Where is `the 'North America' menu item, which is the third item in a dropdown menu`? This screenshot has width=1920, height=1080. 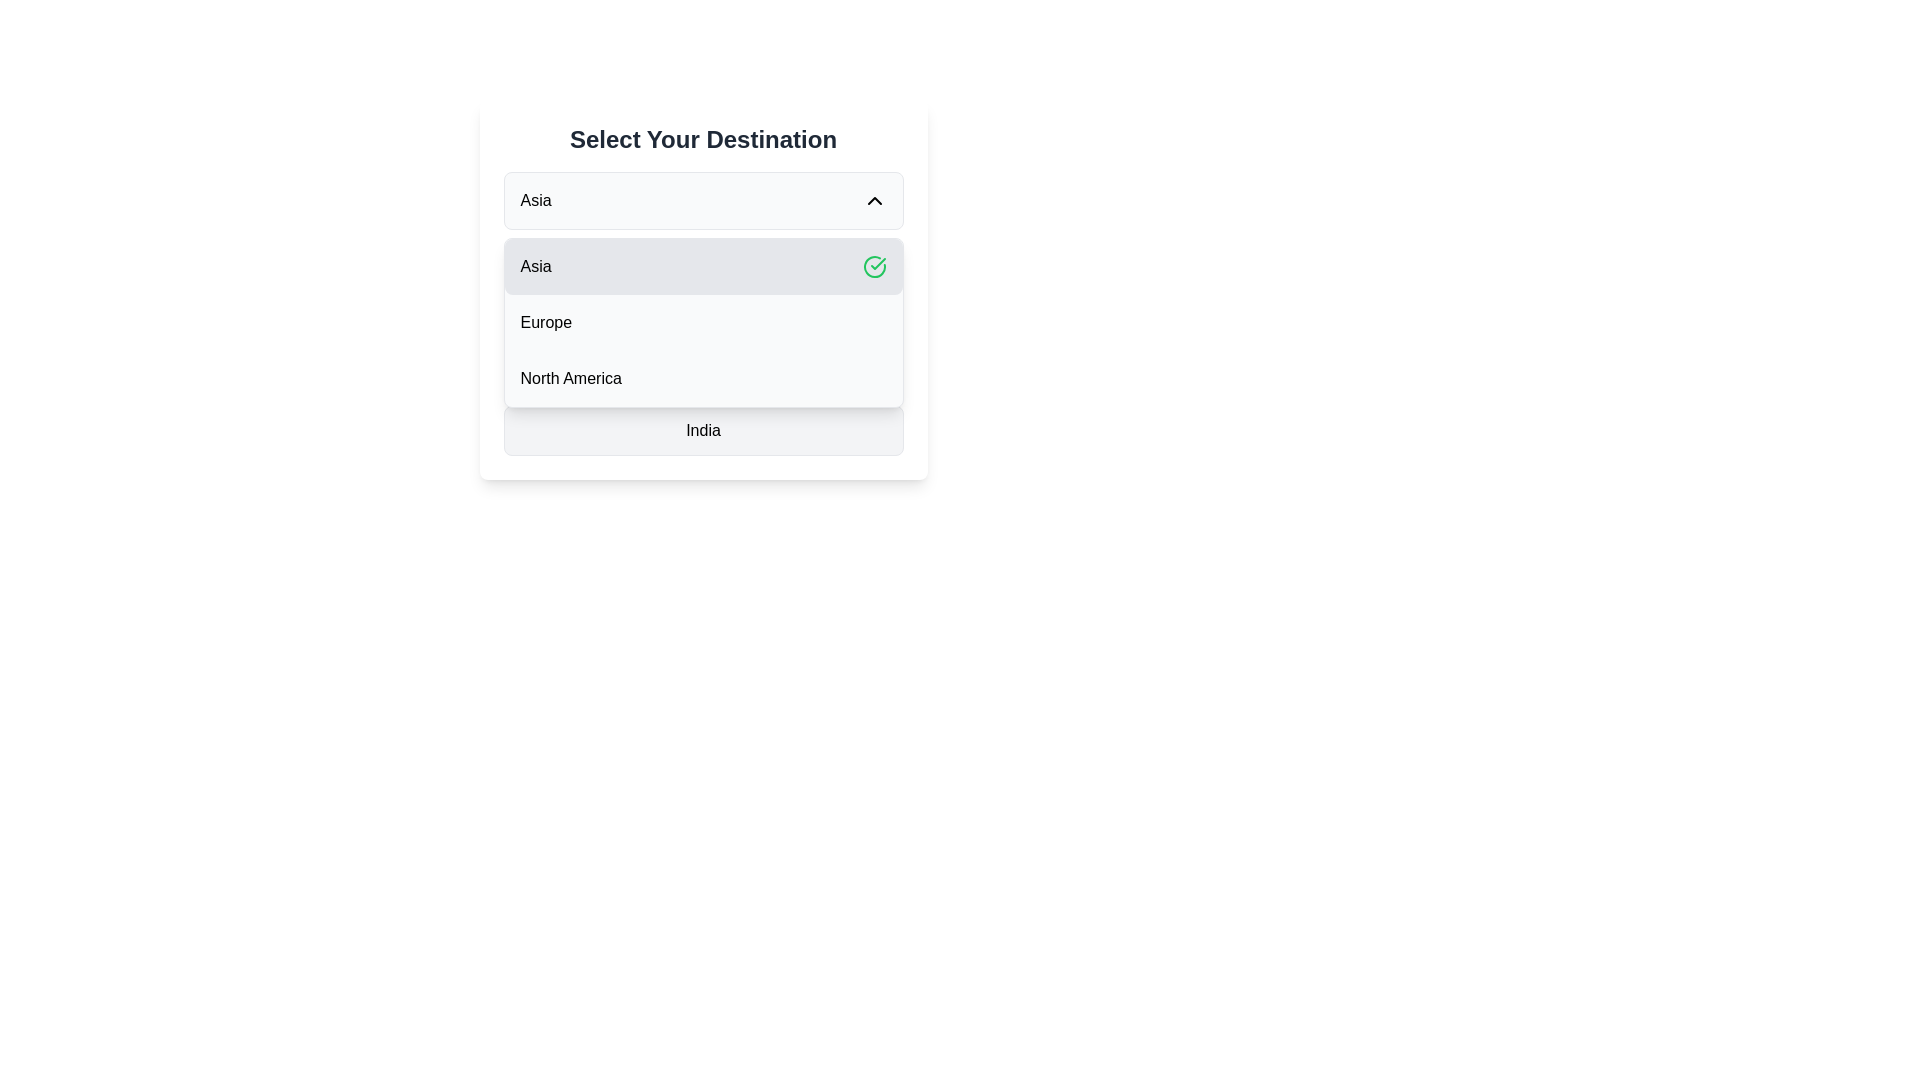
the 'North America' menu item, which is the third item in a dropdown menu is located at coordinates (703, 378).